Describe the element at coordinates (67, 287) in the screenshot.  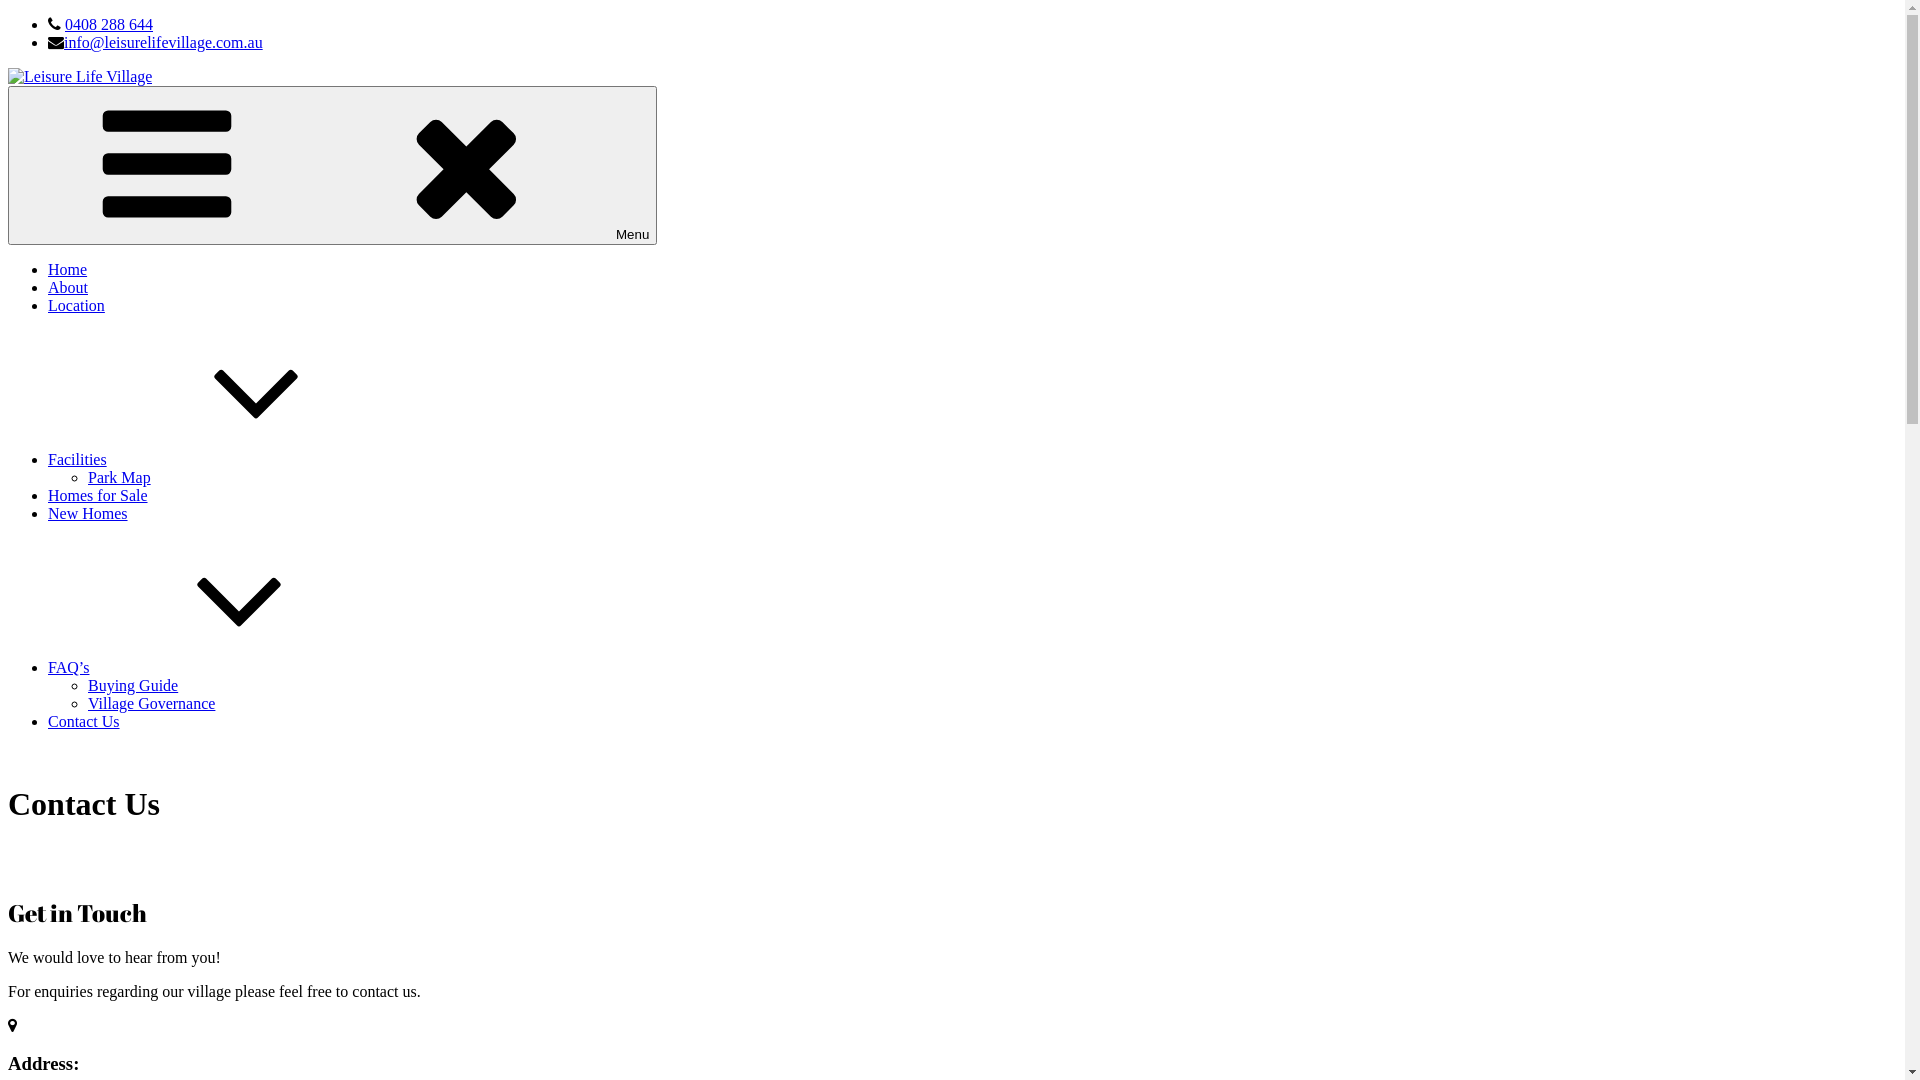
I see `'About'` at that location.